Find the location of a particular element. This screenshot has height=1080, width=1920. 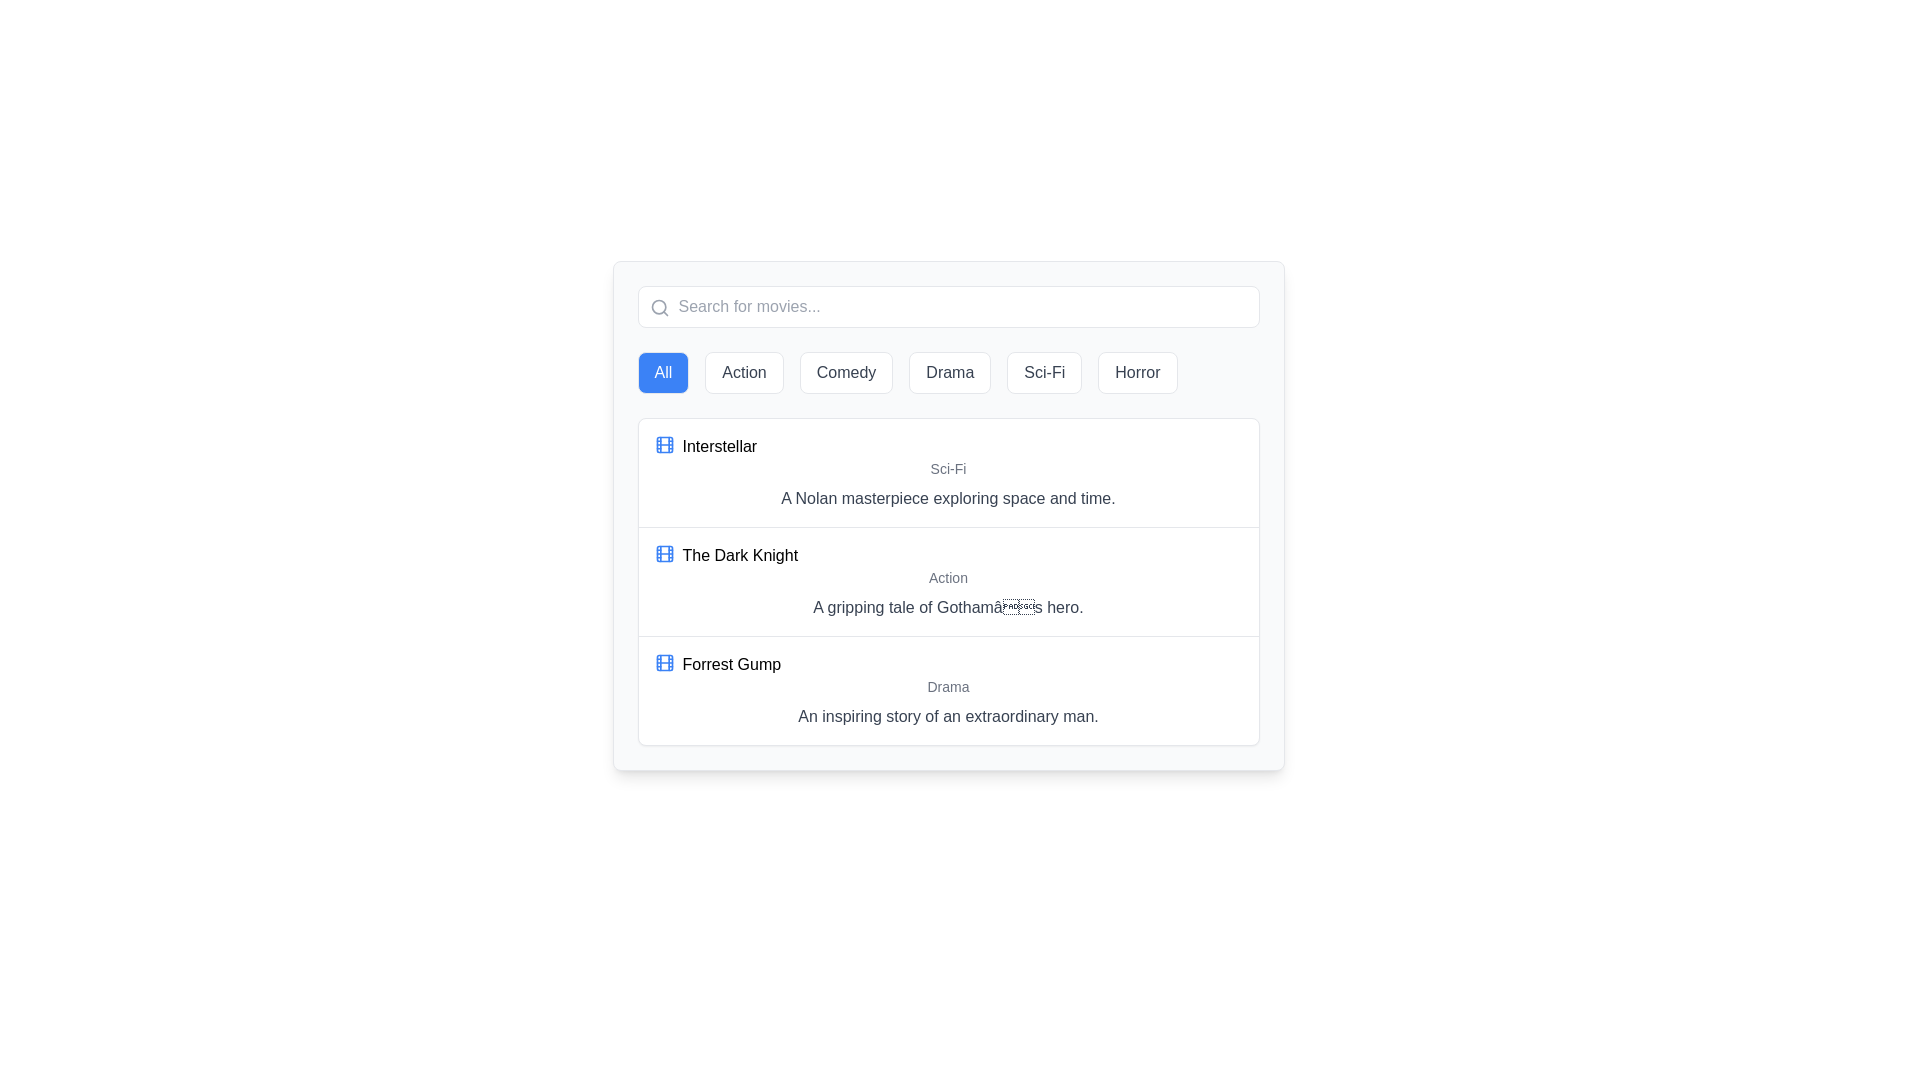

the 'Action' category button, which is the second button in a horizontal row of category buttons, located between the 'All' and 'Comedy' buttons in the navigation bar is located at coordinates (743, 373).